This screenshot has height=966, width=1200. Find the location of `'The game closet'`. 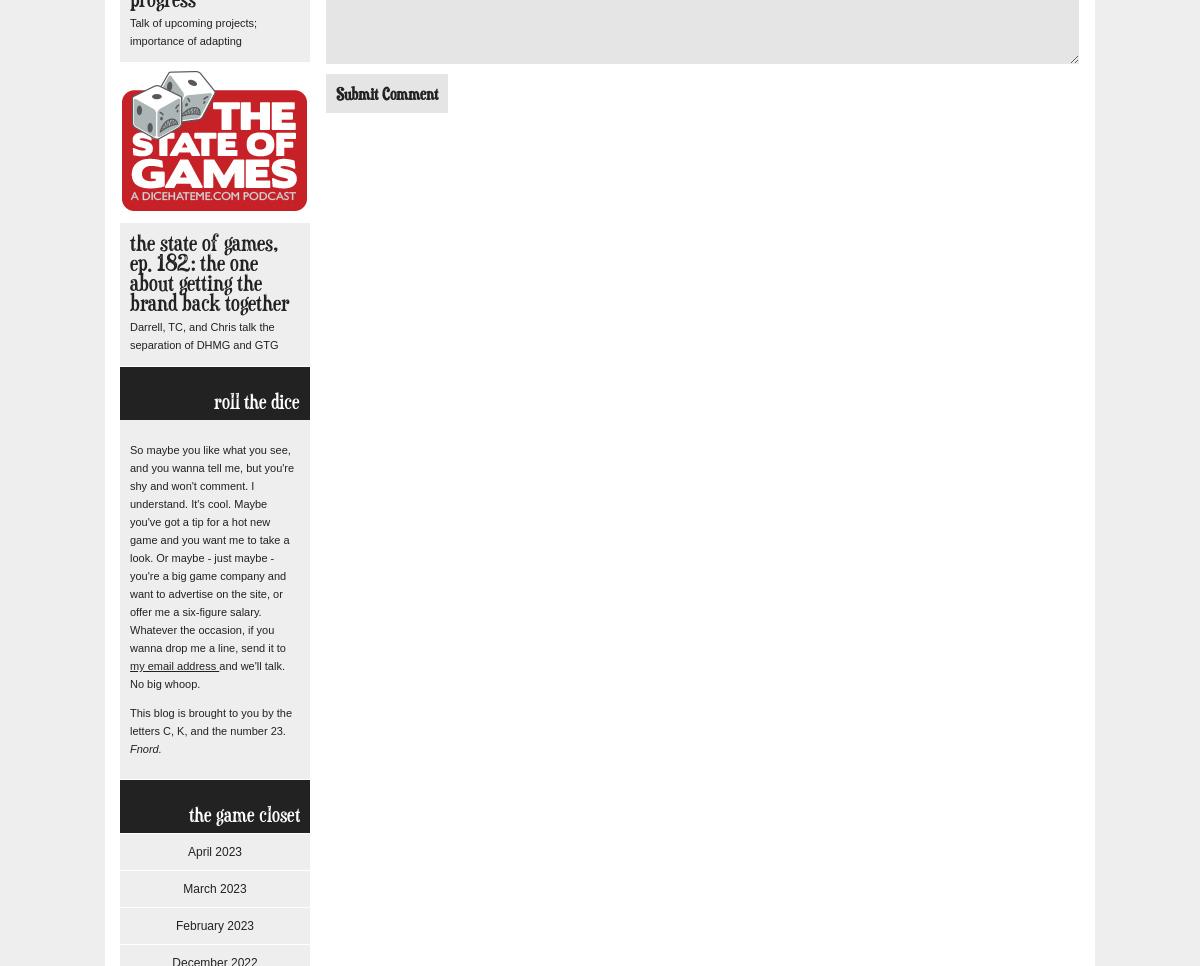

'The game closet' is located at coordinates (243, 814).